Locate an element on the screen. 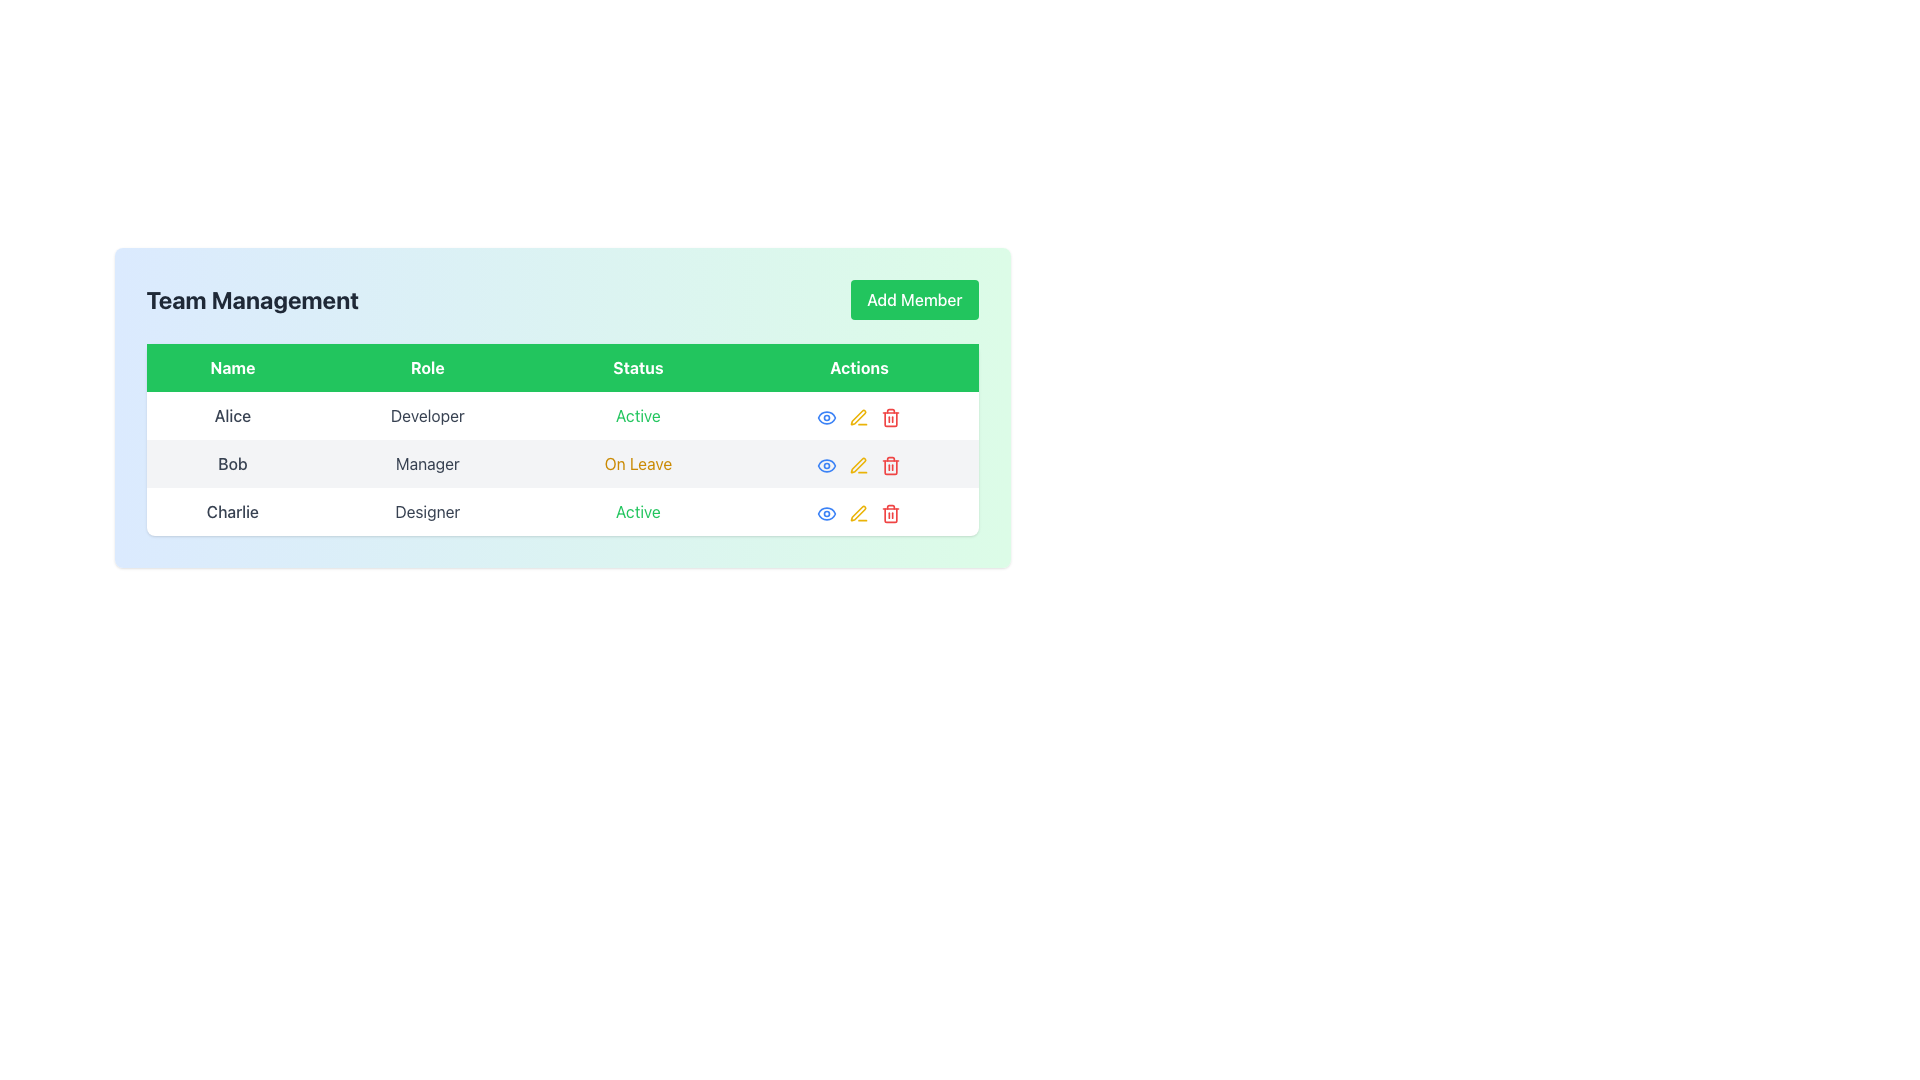 This screenshot has height=1080, width=1920. the central vertical segment of the trash bin icon in the 'Actions' column of the third row (Charlie) in the 'Team Management' table is located at coordinates (890, 418).